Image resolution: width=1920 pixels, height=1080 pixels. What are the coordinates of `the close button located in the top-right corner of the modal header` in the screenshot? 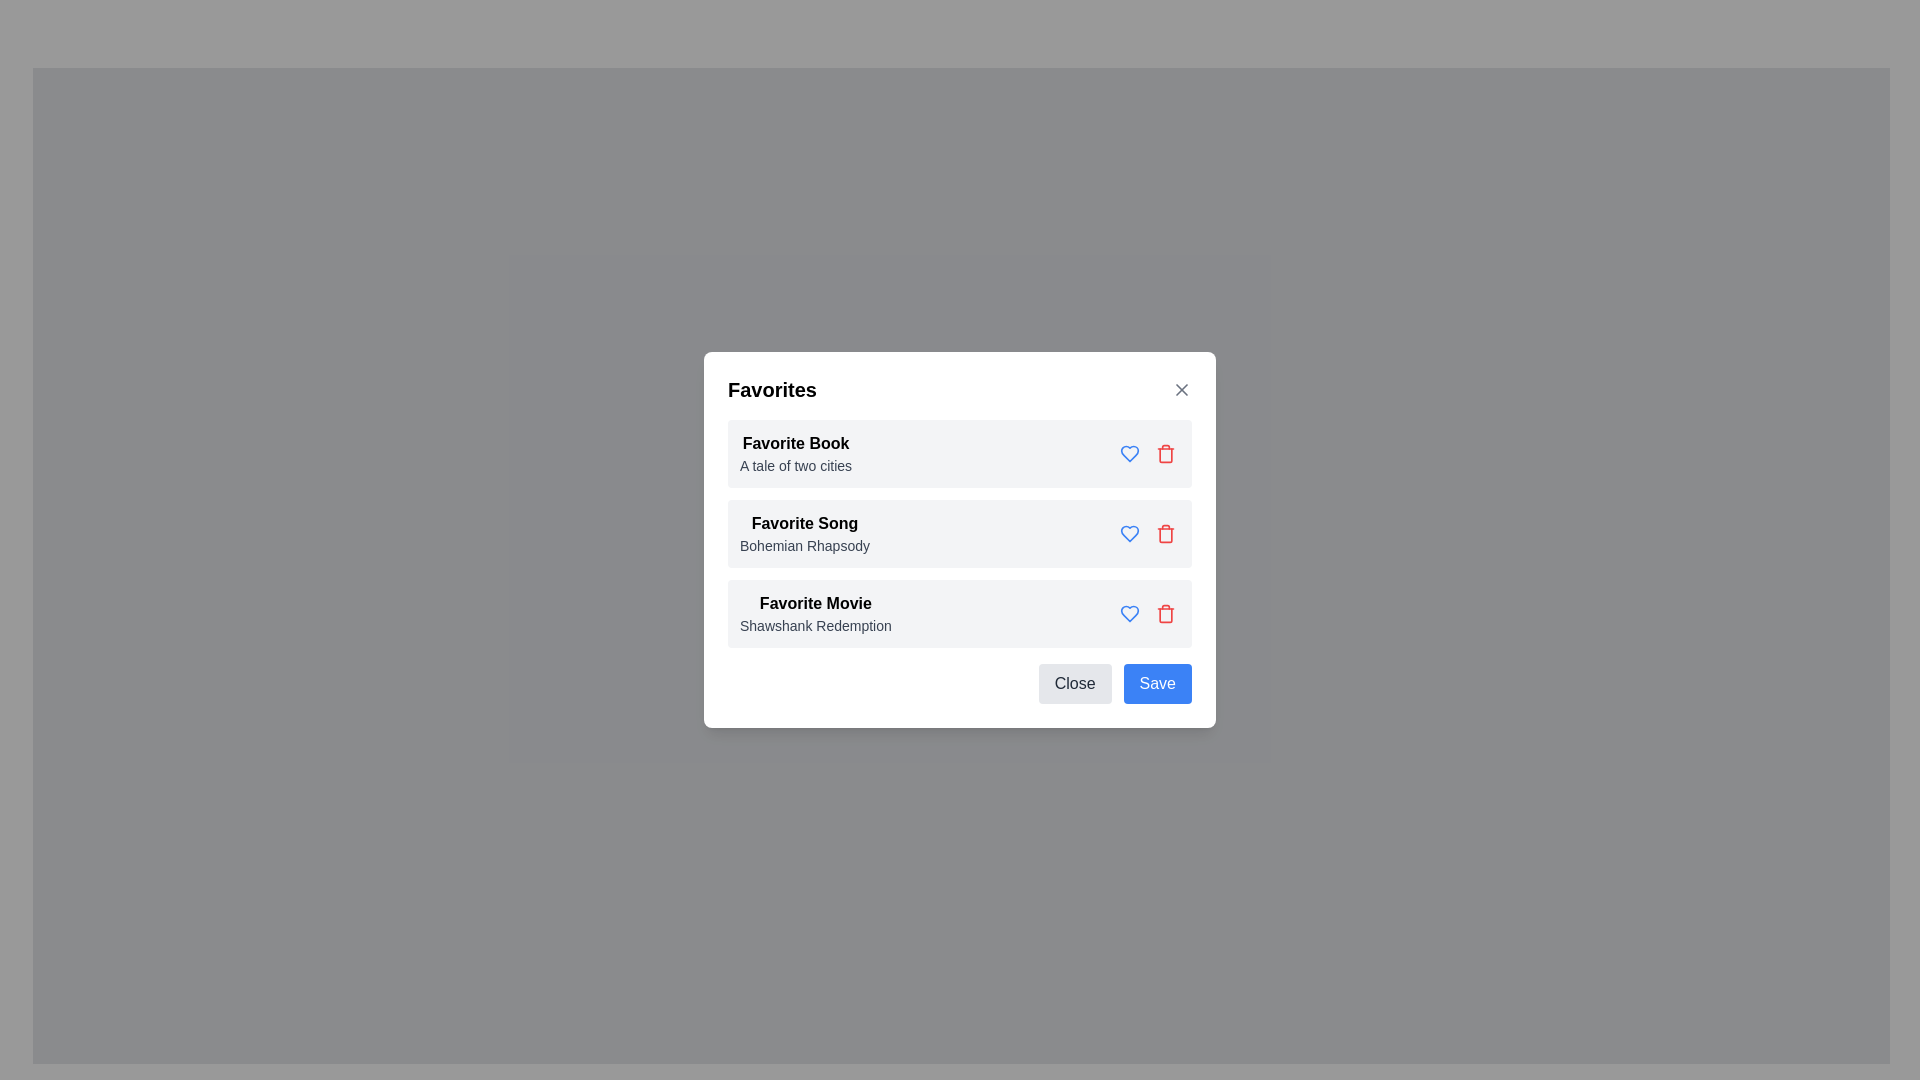 It's located at (1181, 389).